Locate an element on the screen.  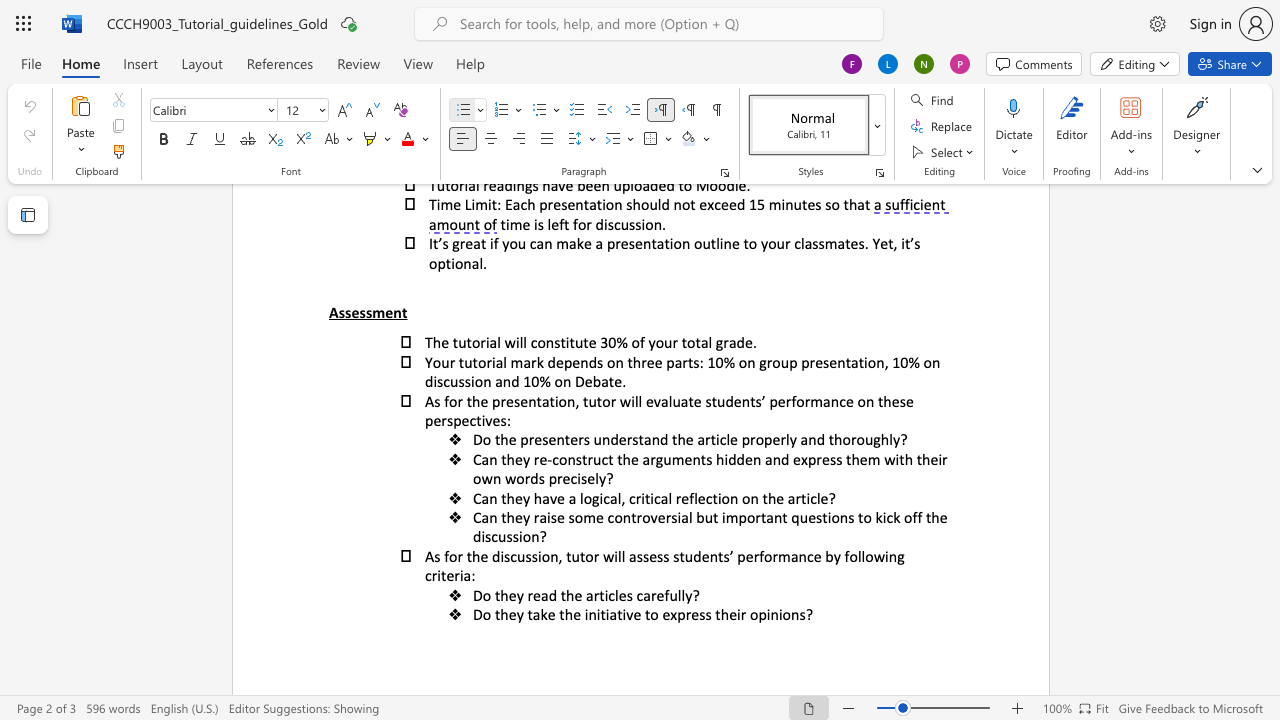
the space between the continuous character "i" and "a" in the text is located at coordinates (609, 613).